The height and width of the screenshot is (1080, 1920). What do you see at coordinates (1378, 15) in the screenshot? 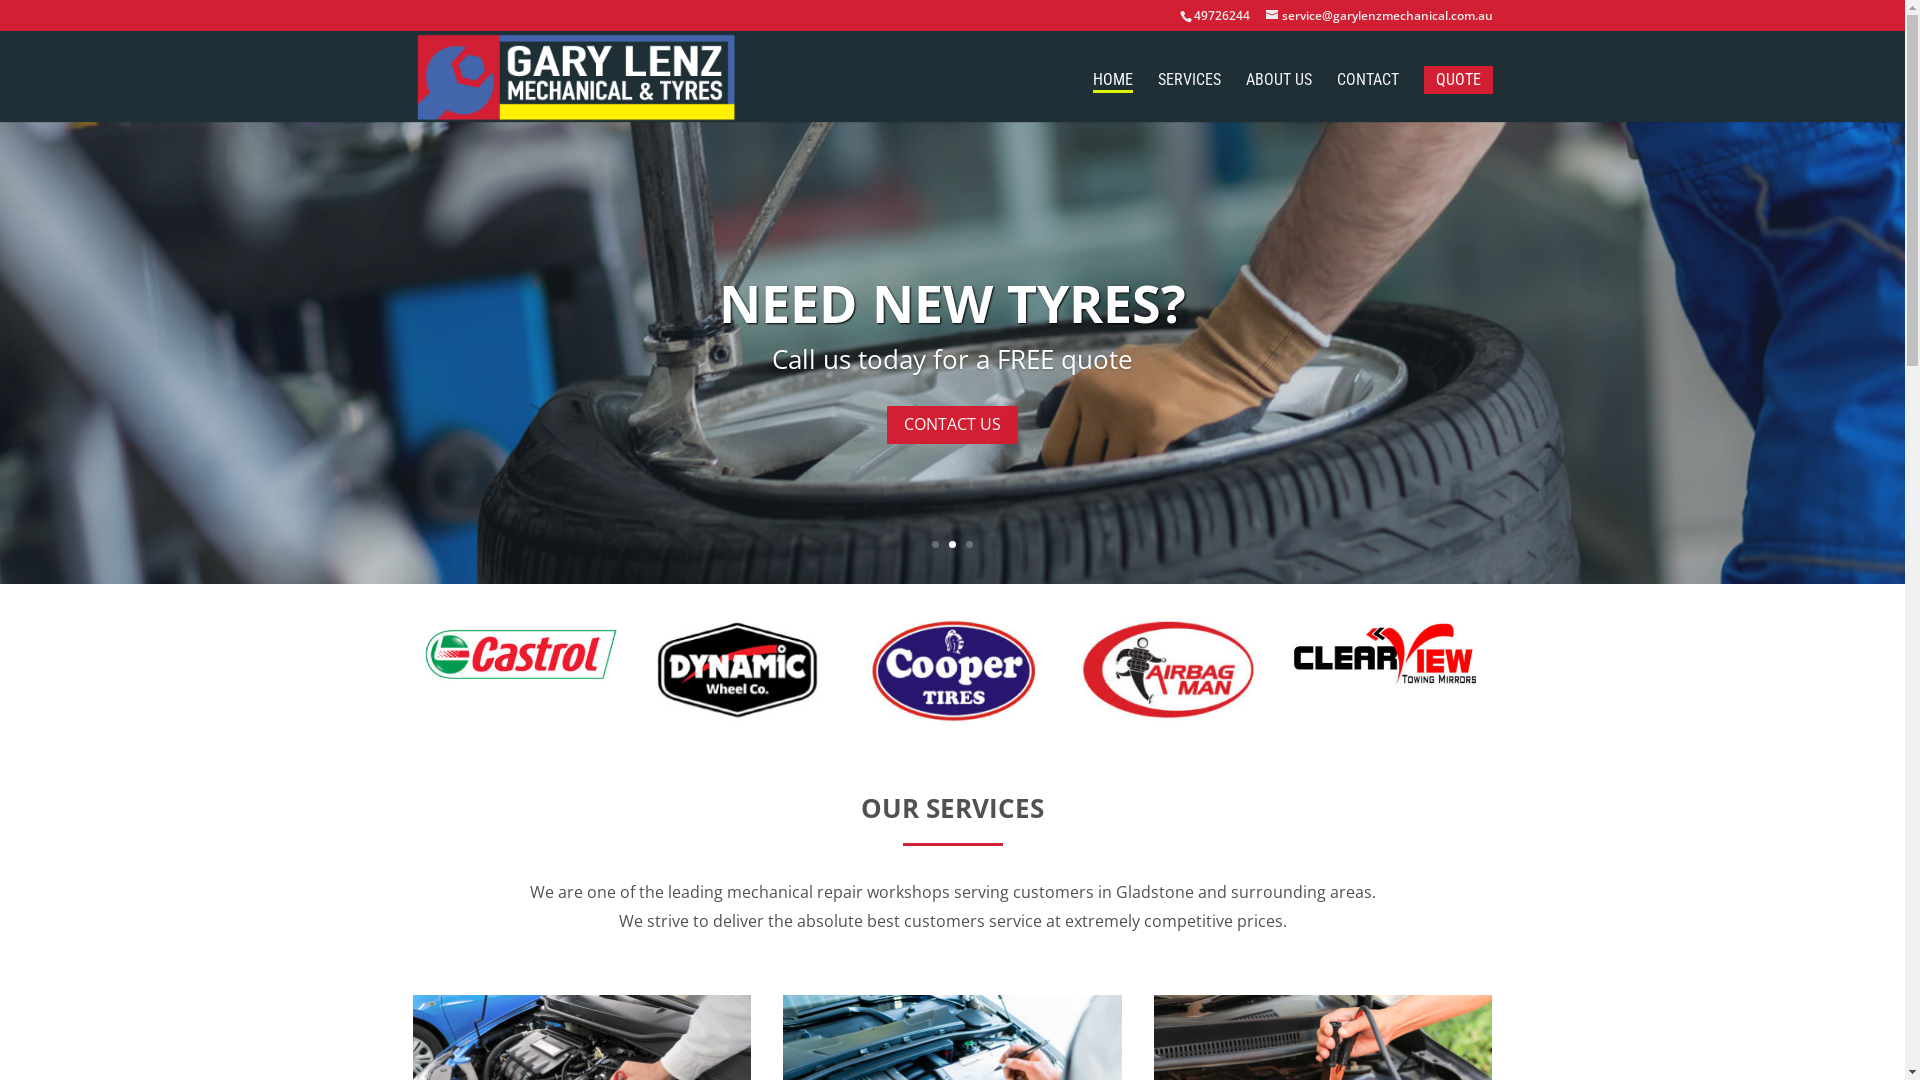
I see `'service@garylenzmechanical.com.au'` at bounding box center [1378, 15].